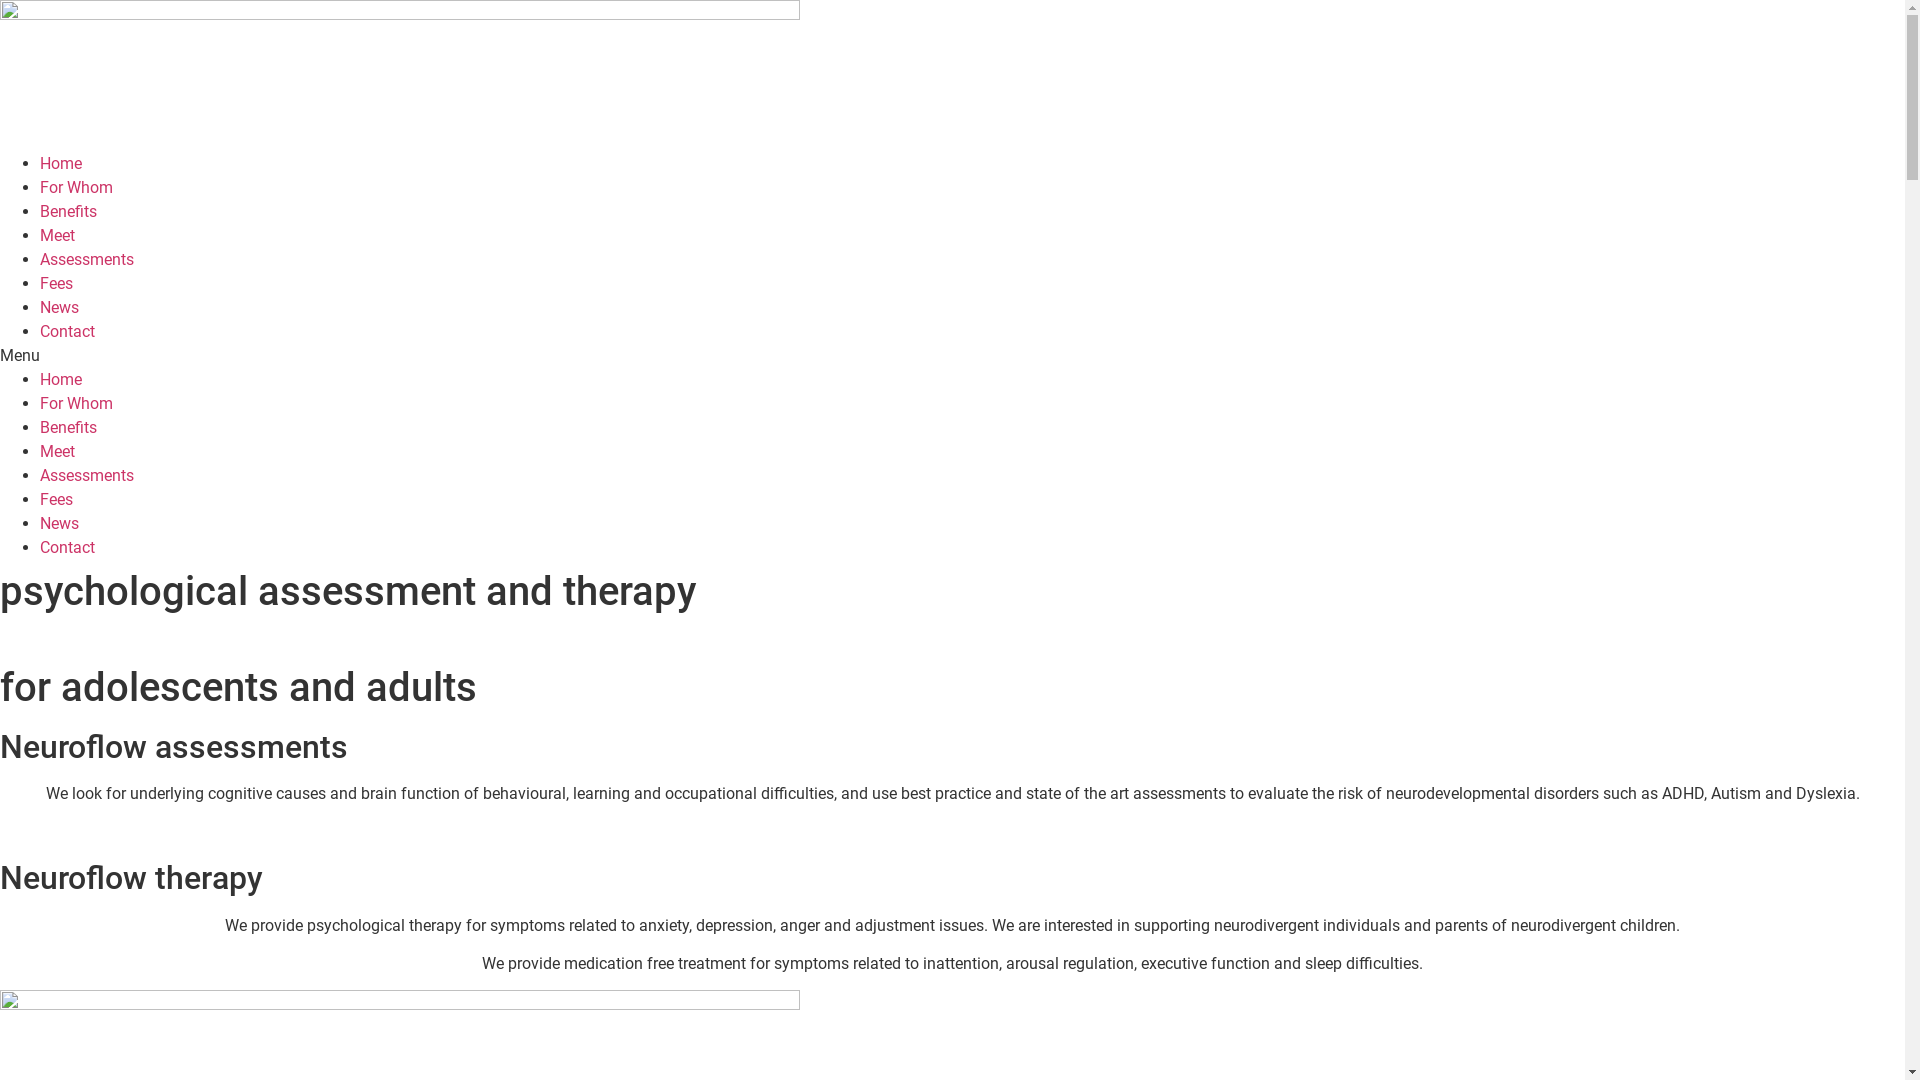  I want to click on 'Meet', so click(57, 234).